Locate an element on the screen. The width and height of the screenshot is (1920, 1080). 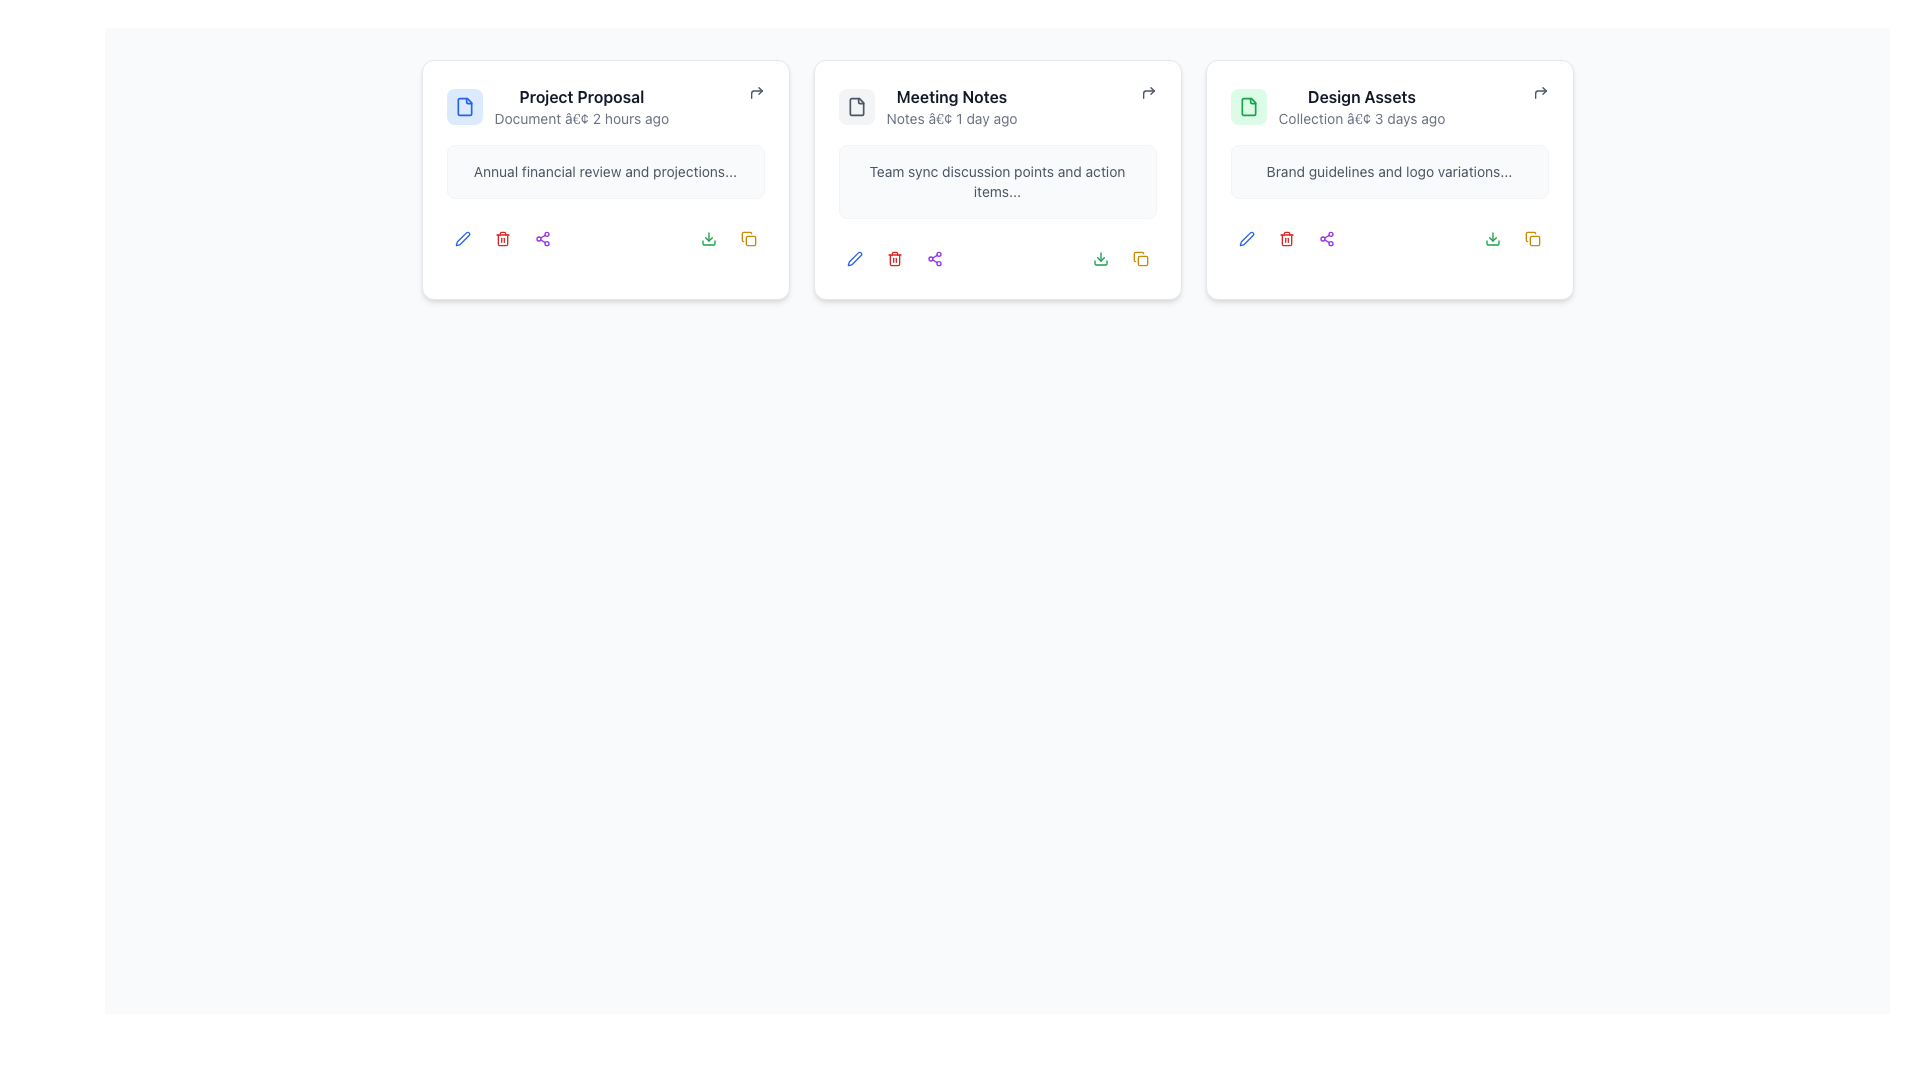
metadata text label indicating the category 'Collection' and the last updated time '3 days ago' located directly below the 'Design Assets' header in the details section of the card is located at coordinates (1360, 119).